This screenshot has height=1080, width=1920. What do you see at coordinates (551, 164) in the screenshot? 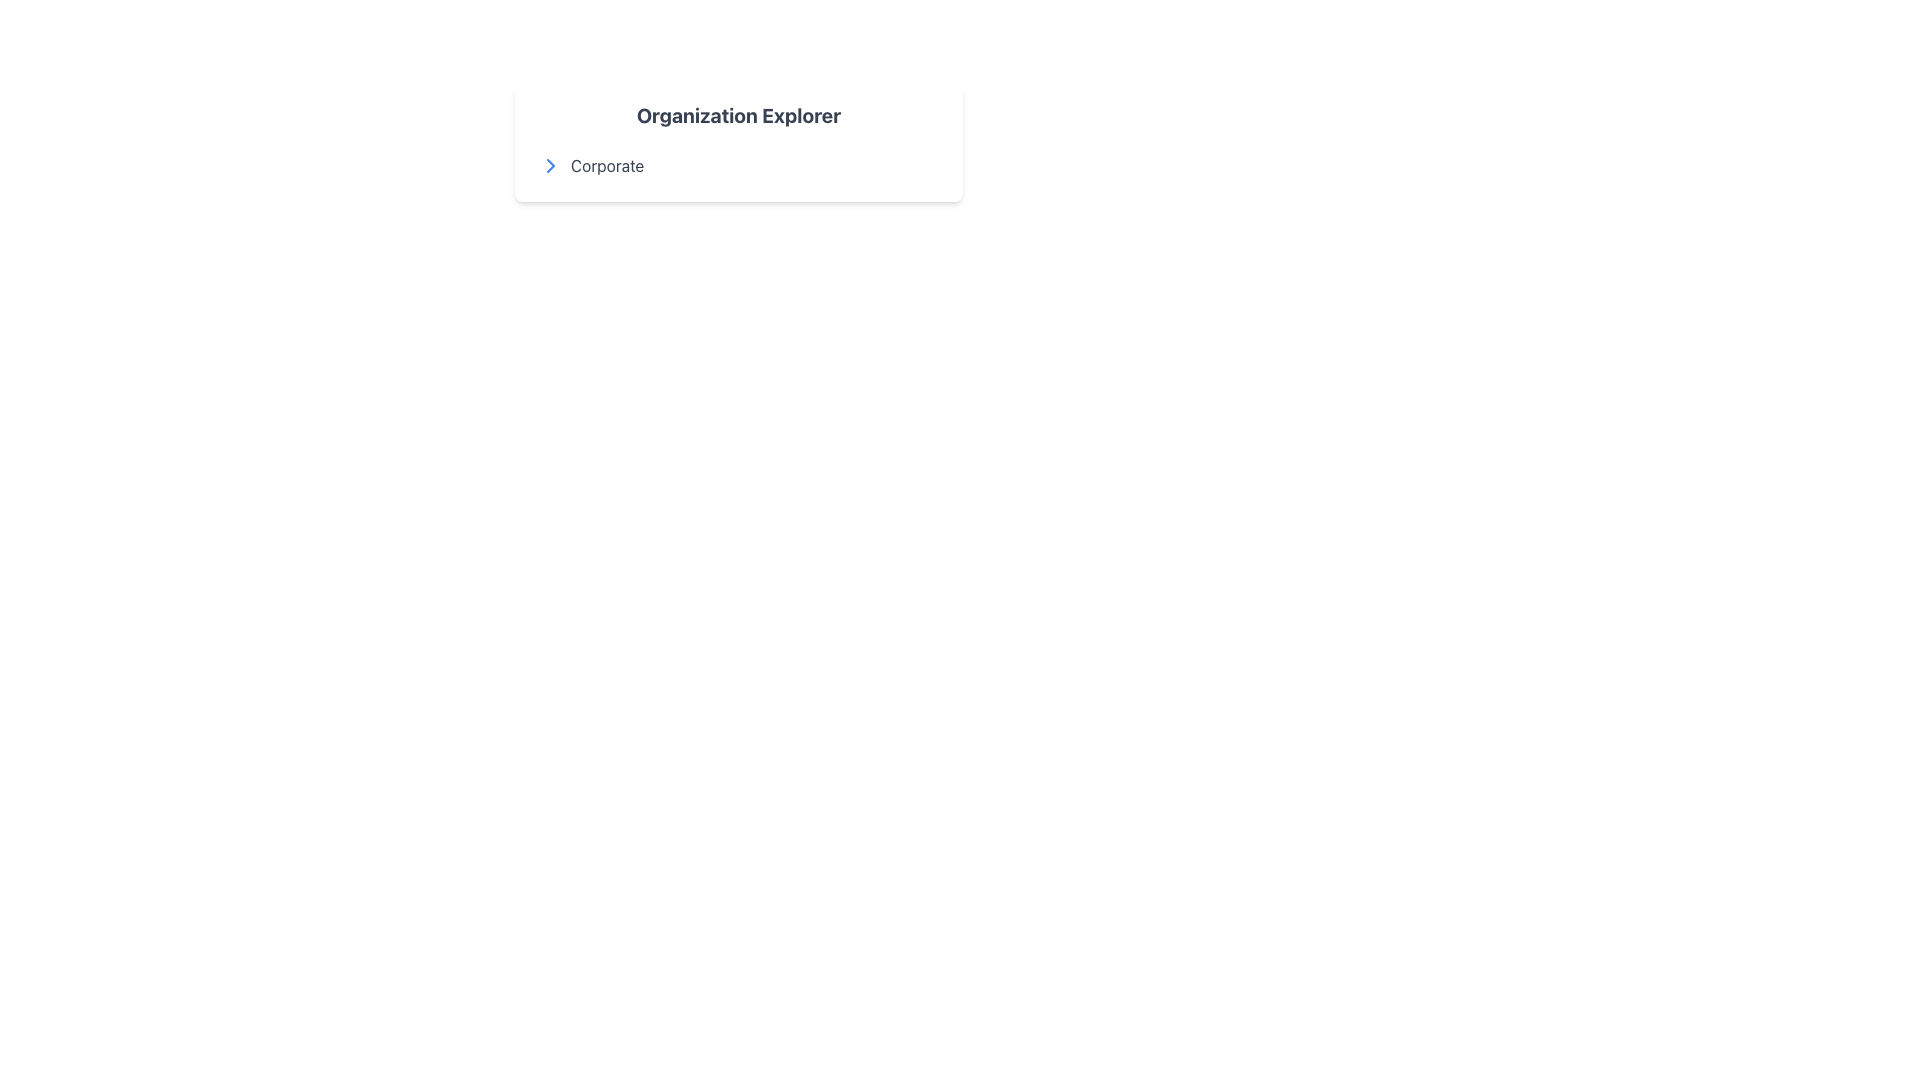
I see `the blue rightward-chevron icon located to the left of the text label 'Corporate' within the 'Organization Explorer' card for accessibility` at bounding box center [551, 164].